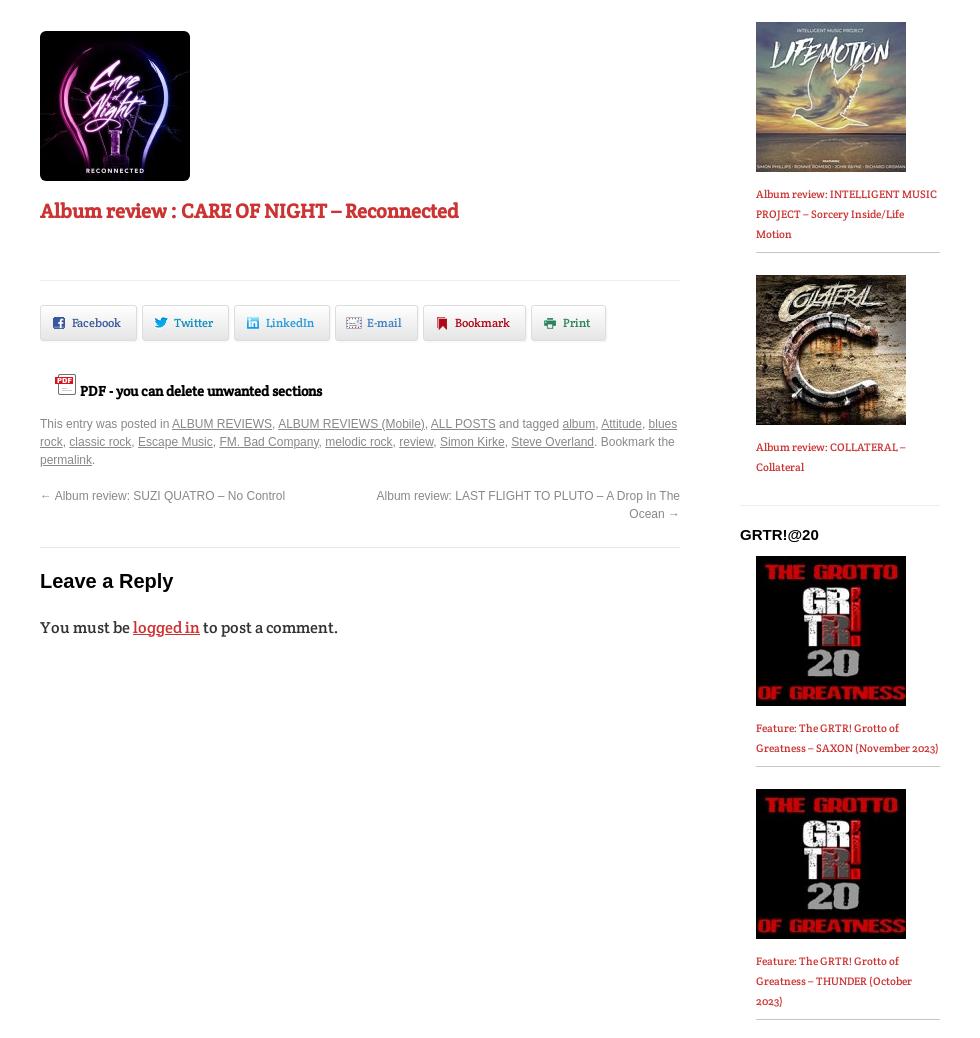 This screenshot has width=980, height=1038. What do you see at coordinates (265, 321) in the screenshot?
I see `'LinkedIn'` at bounding box center [265, 321].